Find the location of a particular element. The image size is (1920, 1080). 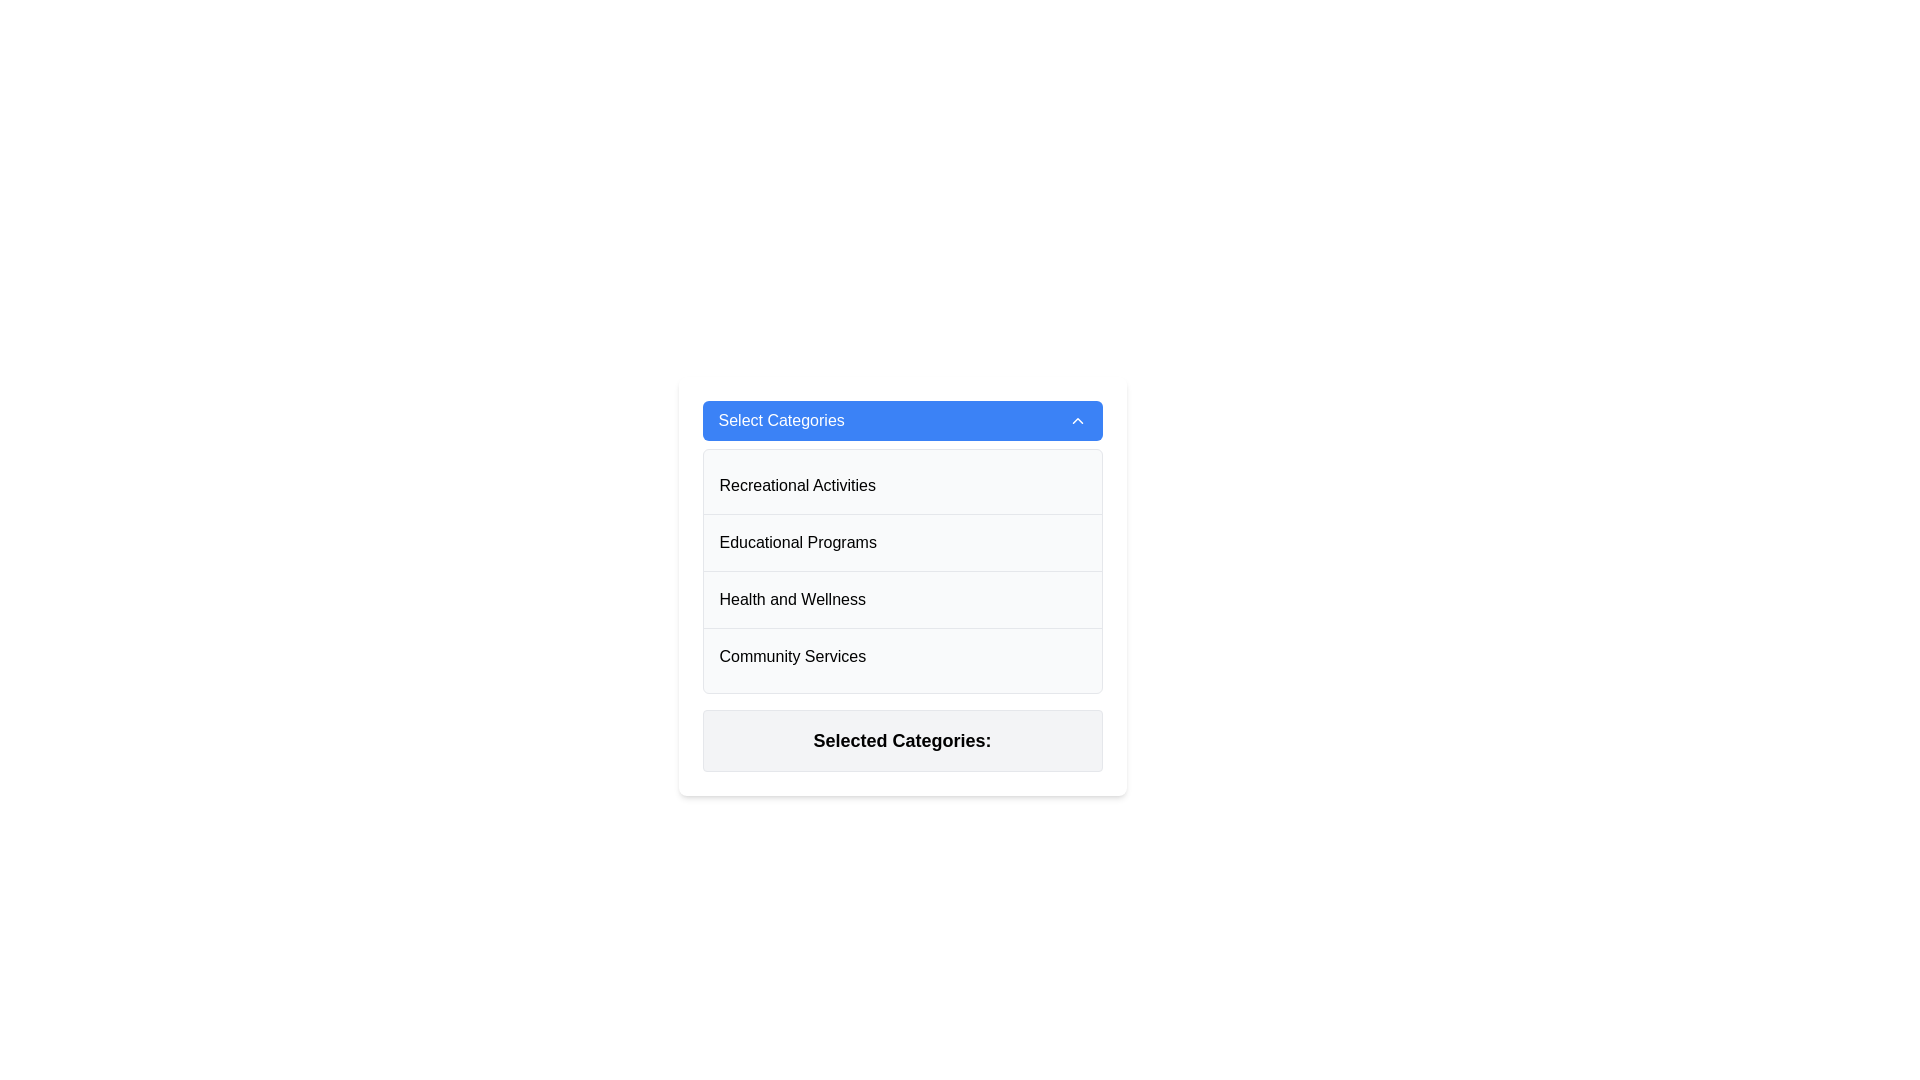

the first visible menu option labeled 'Select Categories' is located at coordinates (796, 486).